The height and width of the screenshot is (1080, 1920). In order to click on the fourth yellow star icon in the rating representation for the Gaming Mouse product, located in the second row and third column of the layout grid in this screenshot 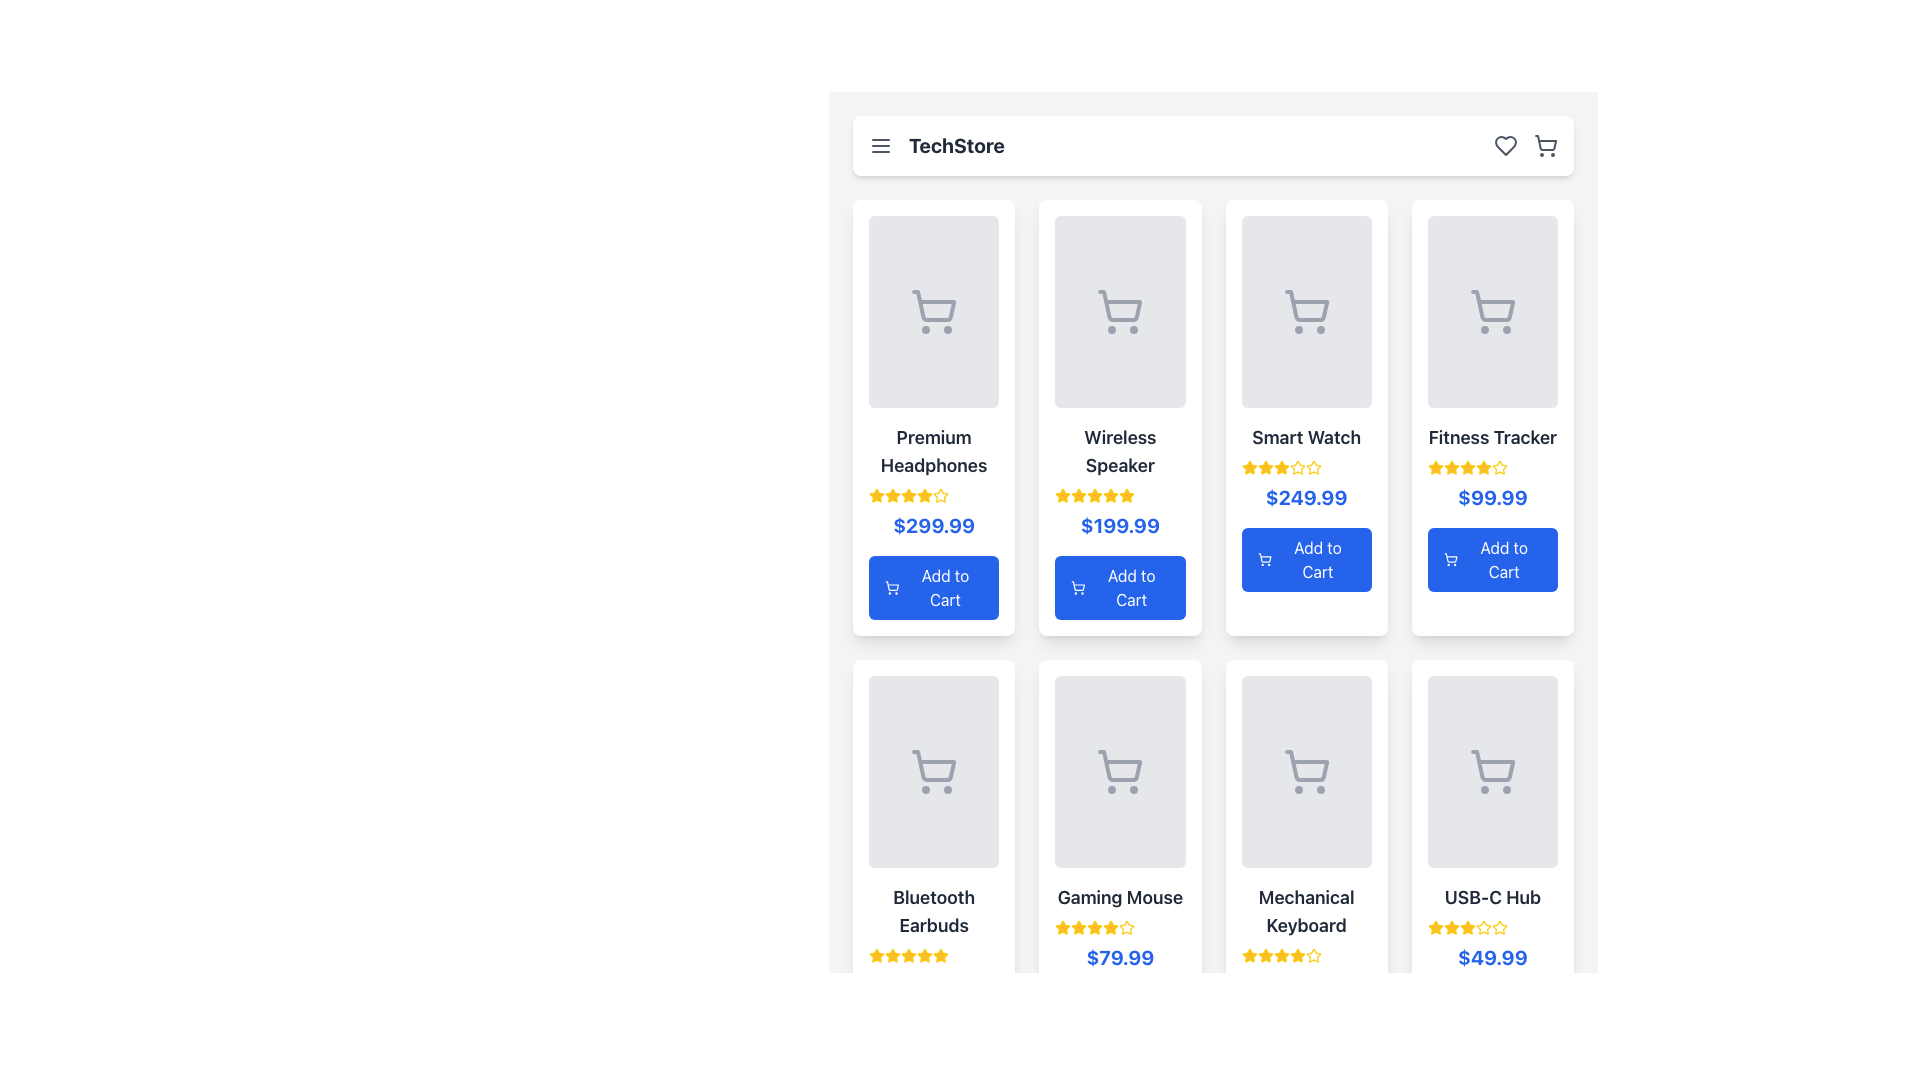, I will do `click(1127, 927)`.